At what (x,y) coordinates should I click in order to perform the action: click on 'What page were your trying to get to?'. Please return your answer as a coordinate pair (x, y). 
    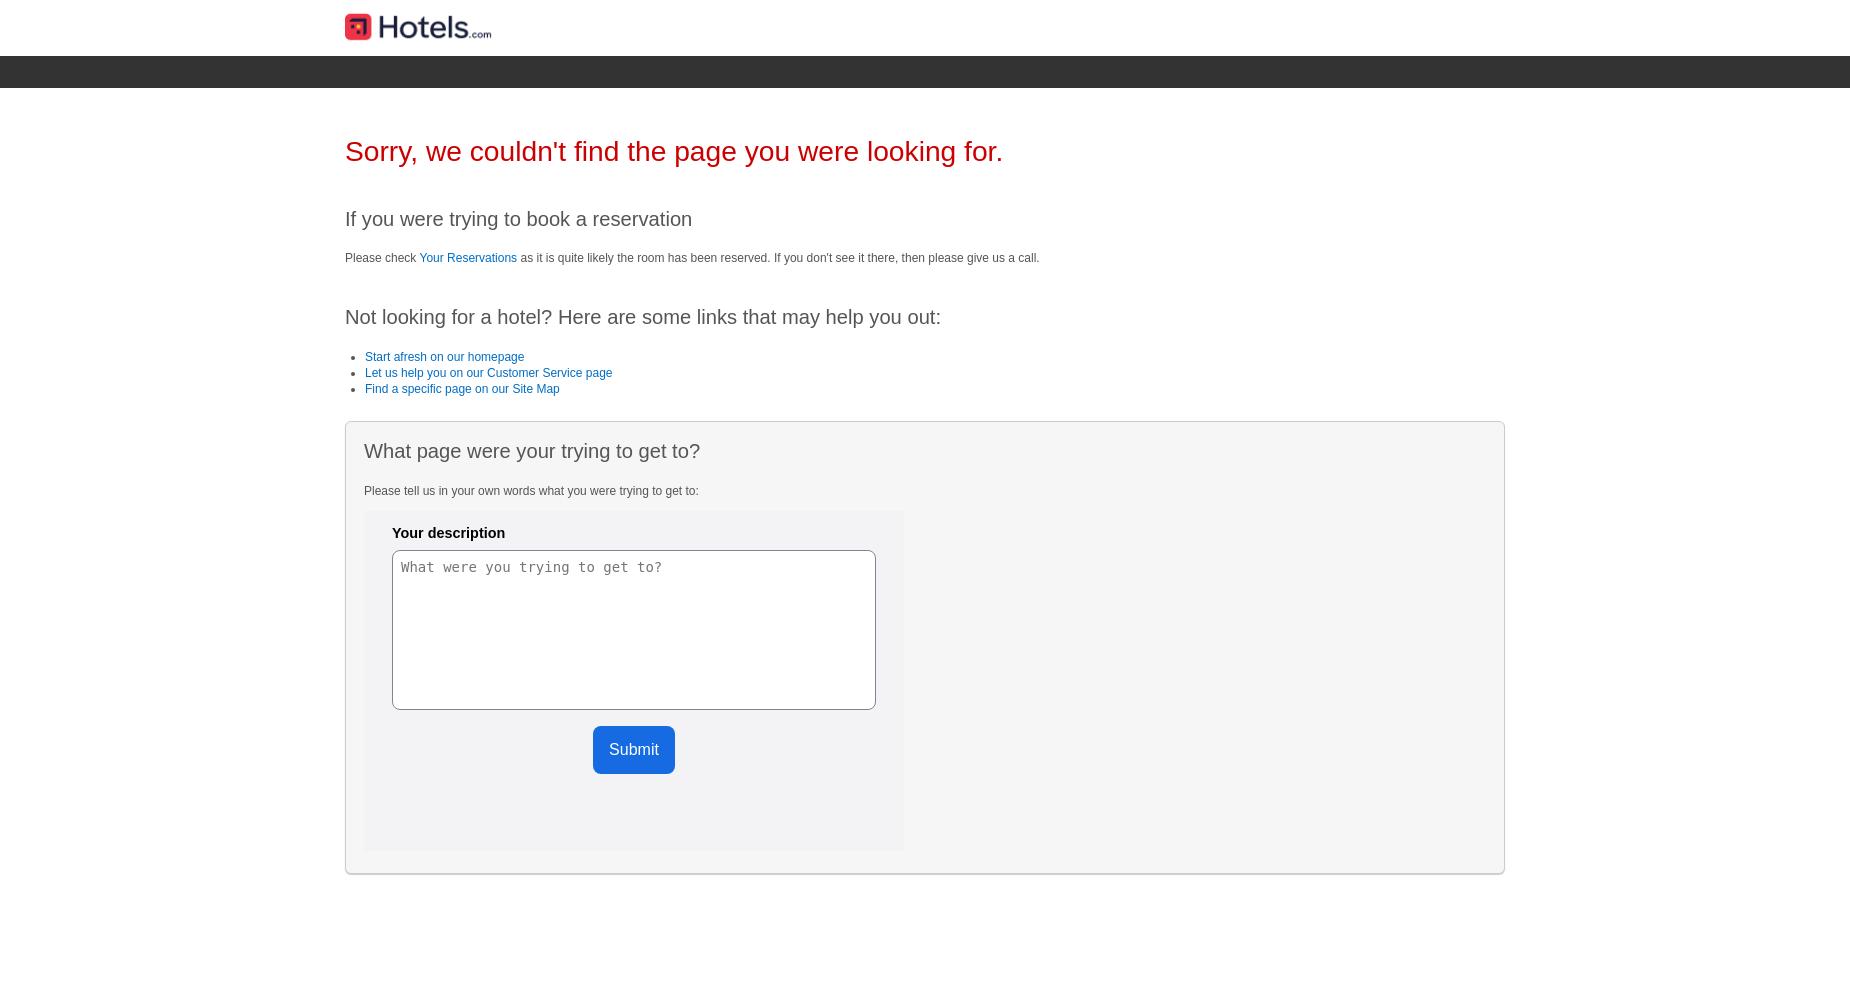
    Looking at the image, I should click on (532, 450).